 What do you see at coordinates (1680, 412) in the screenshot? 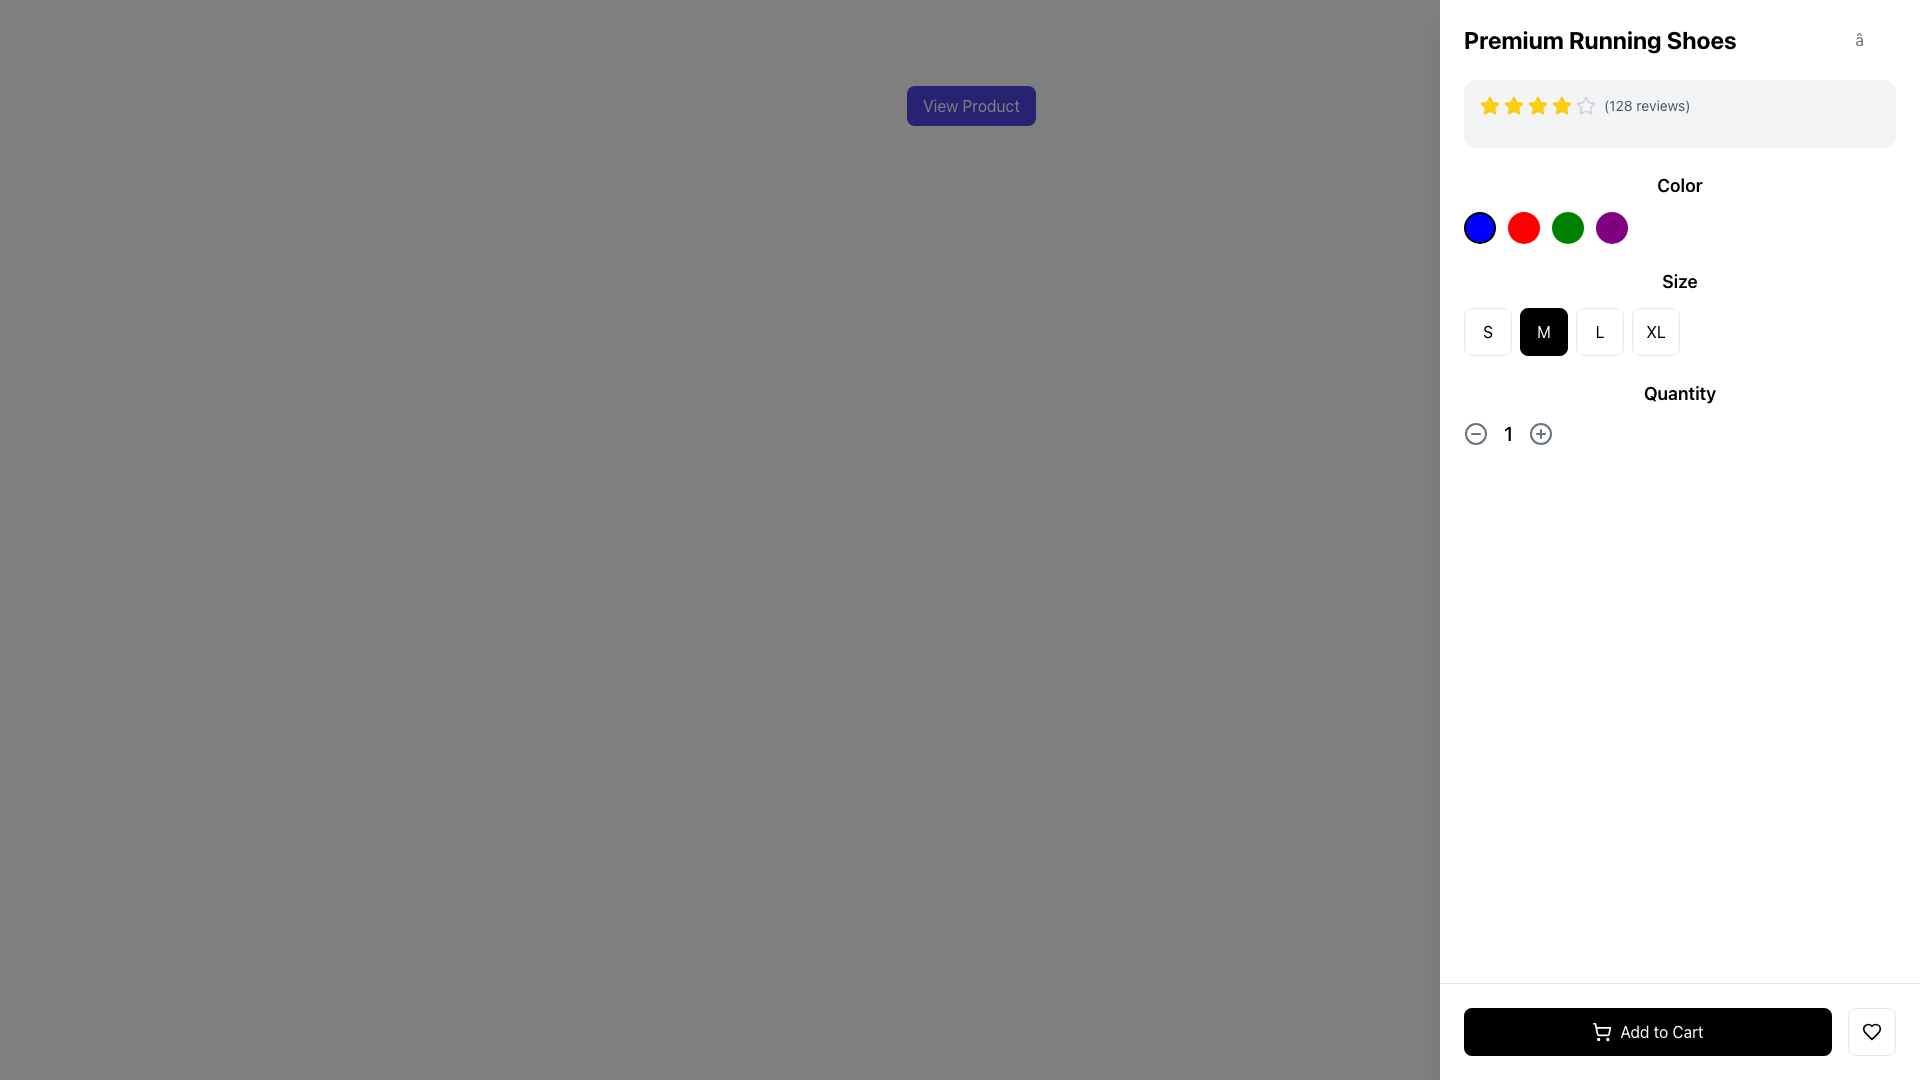
I see `the plus button of the interactive quantity modifier labeled 'Quantity' located in the lower right section of the interface to increase the value` at bounding box center [1680, 412].